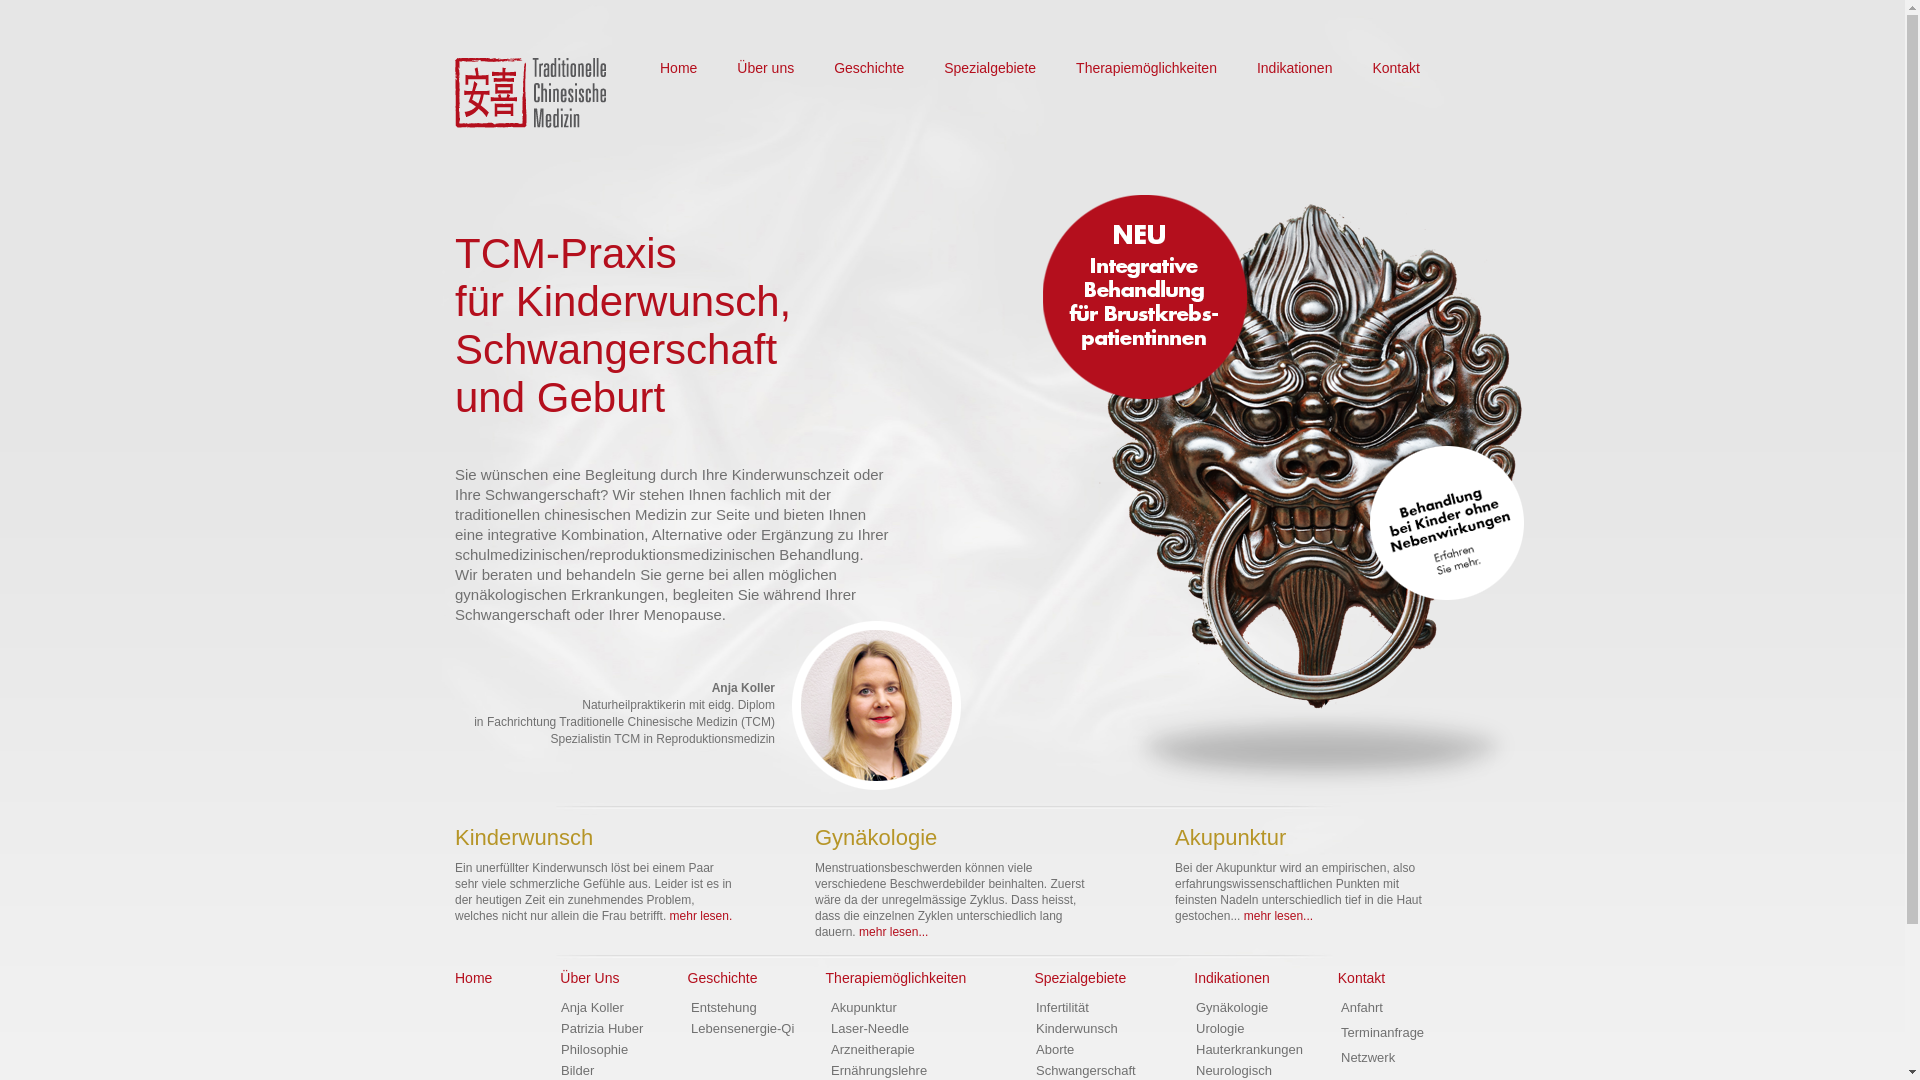  Describe the element at coordinates (1232, 1069) in the screenshot. I see `'Neurologisch'` at that location.